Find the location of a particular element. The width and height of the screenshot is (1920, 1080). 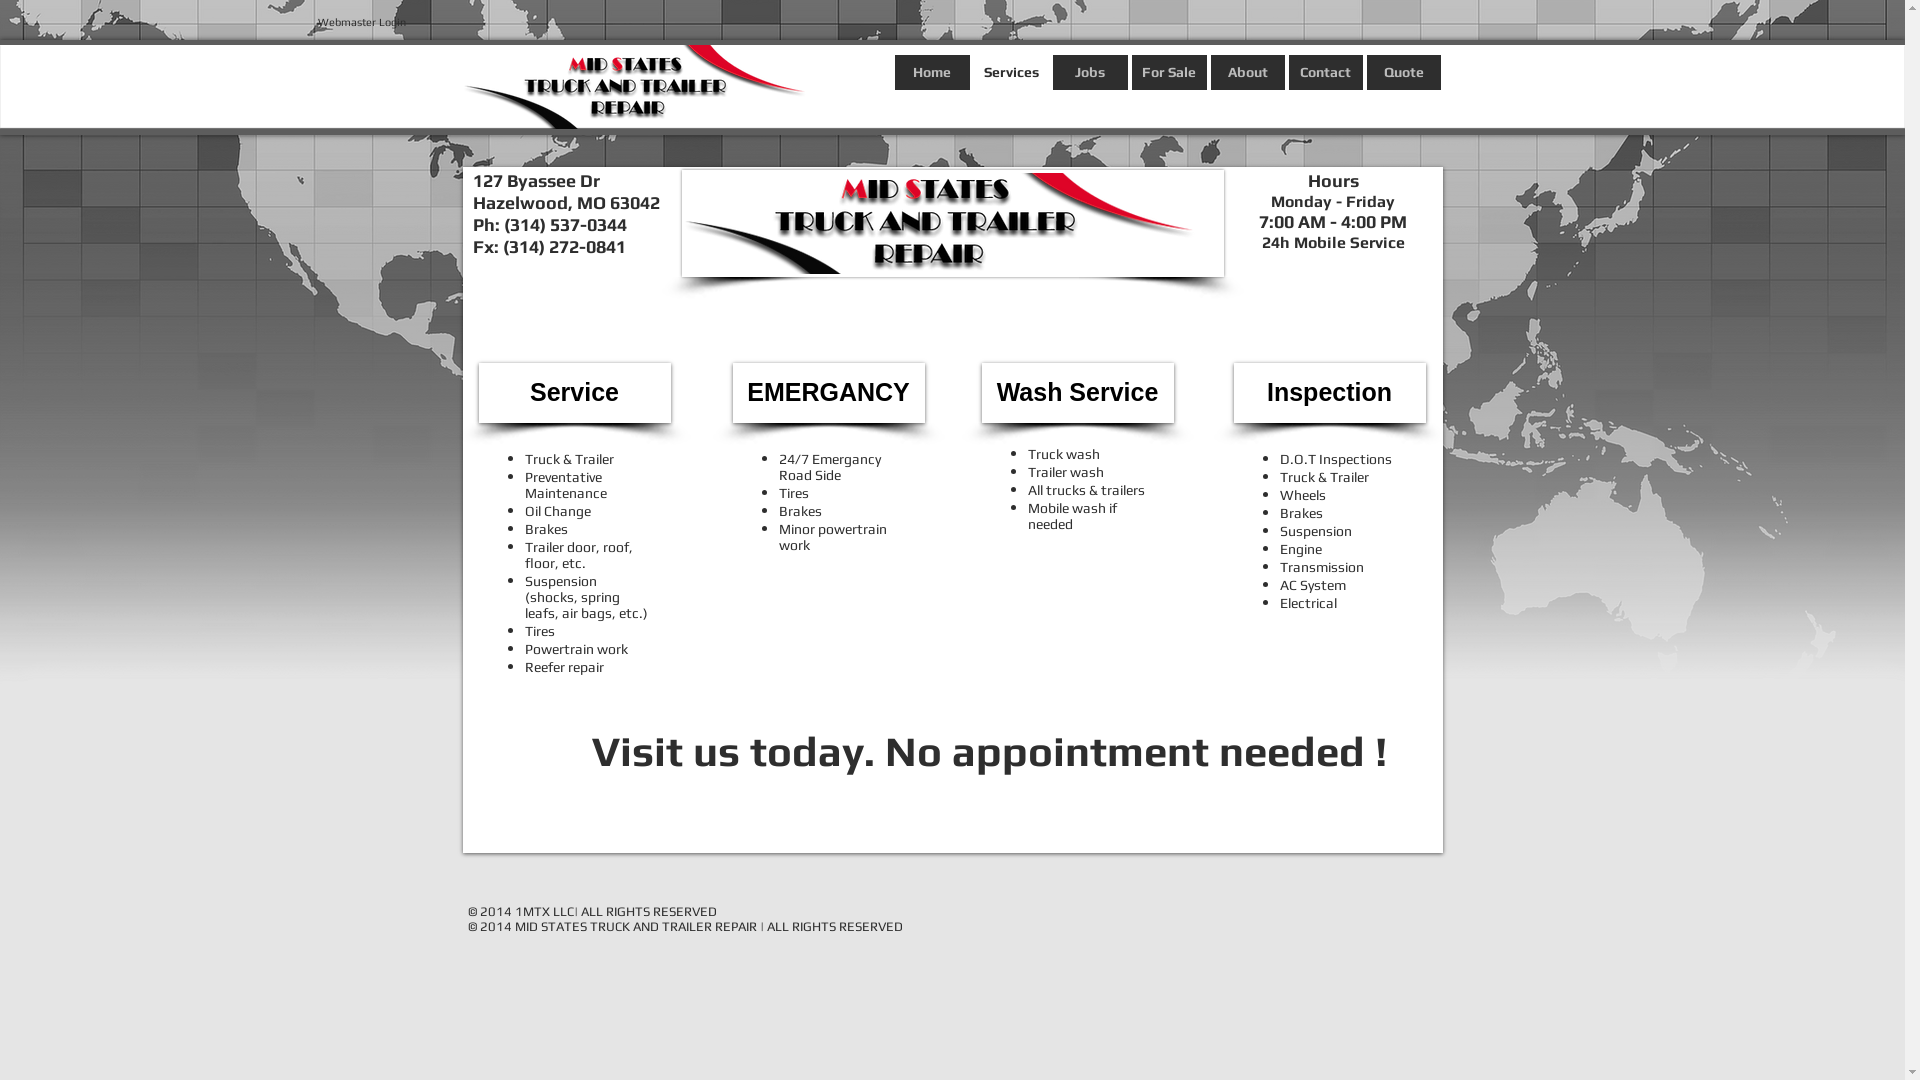

'Webmaster Login' is located at coordinates (362, 22).